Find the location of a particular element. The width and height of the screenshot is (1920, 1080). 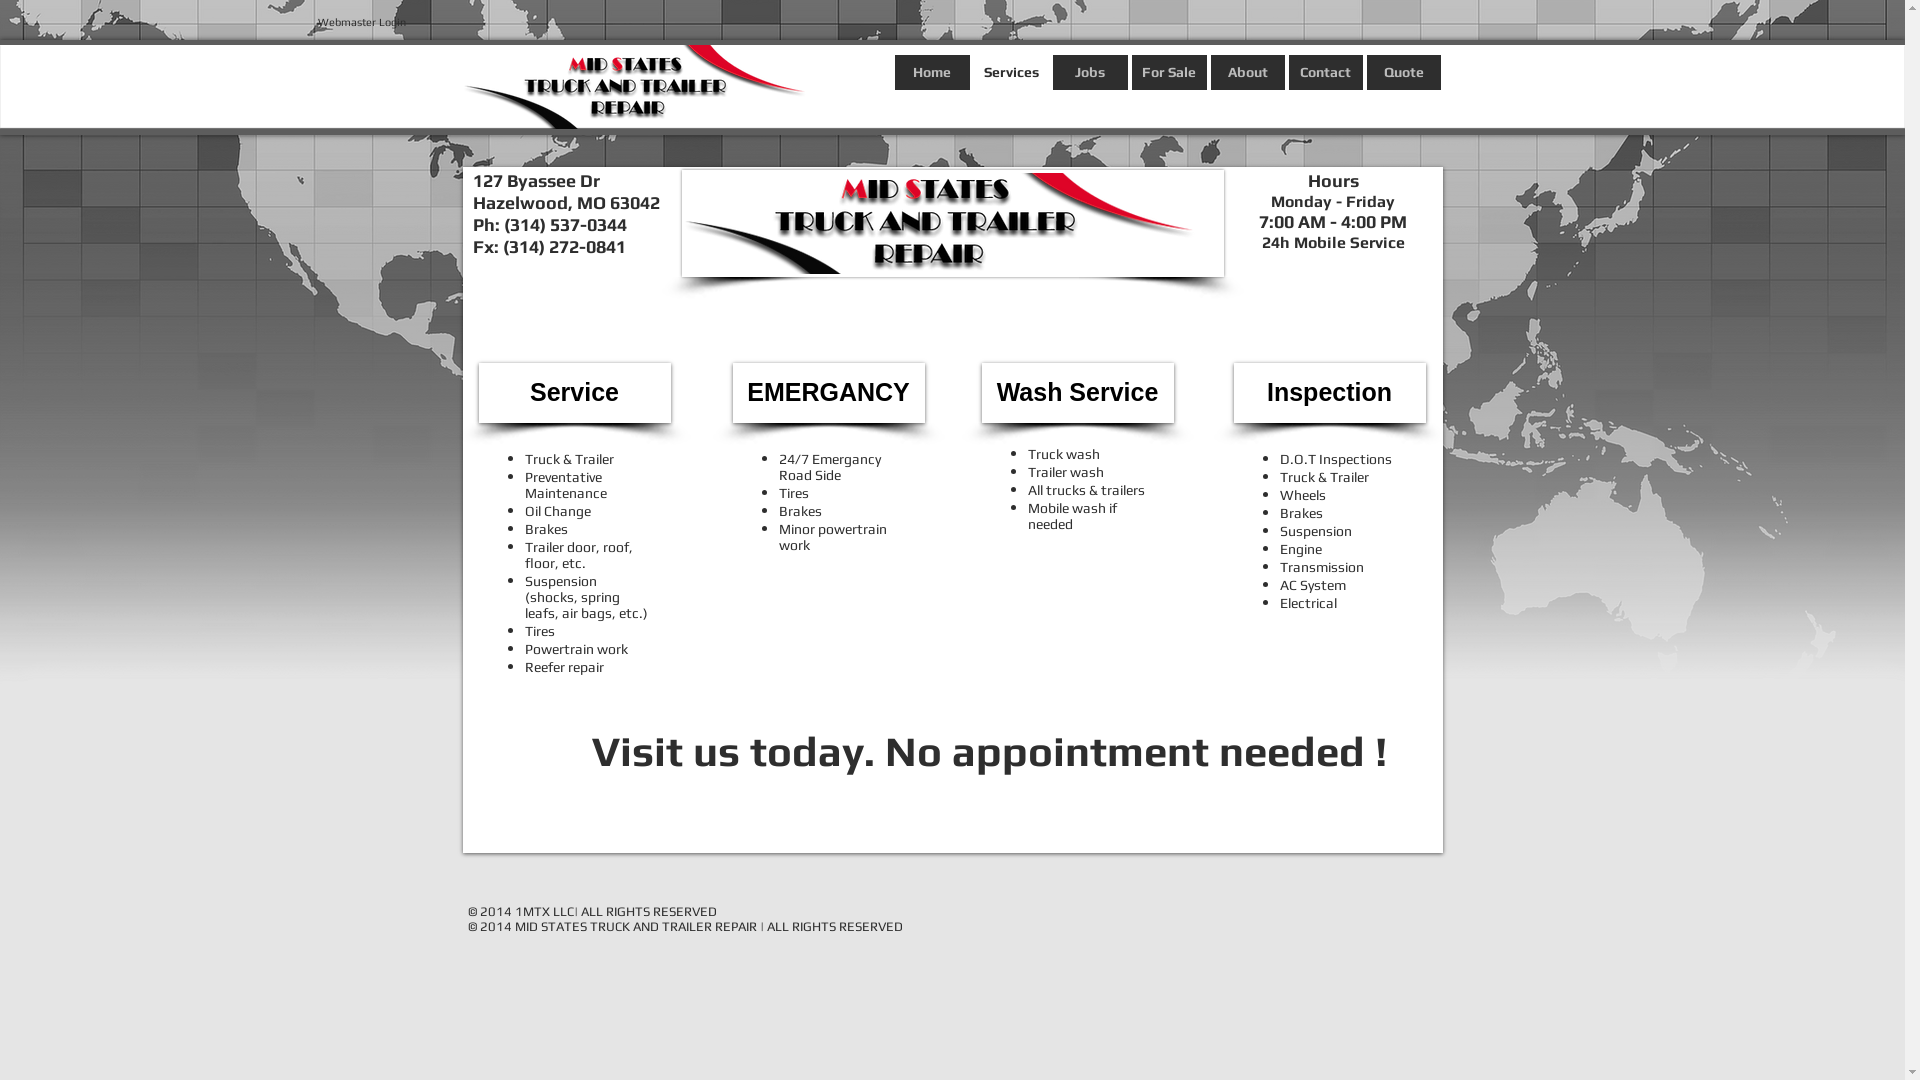

'Webmaster Login' is located at coordinates (362, 22).